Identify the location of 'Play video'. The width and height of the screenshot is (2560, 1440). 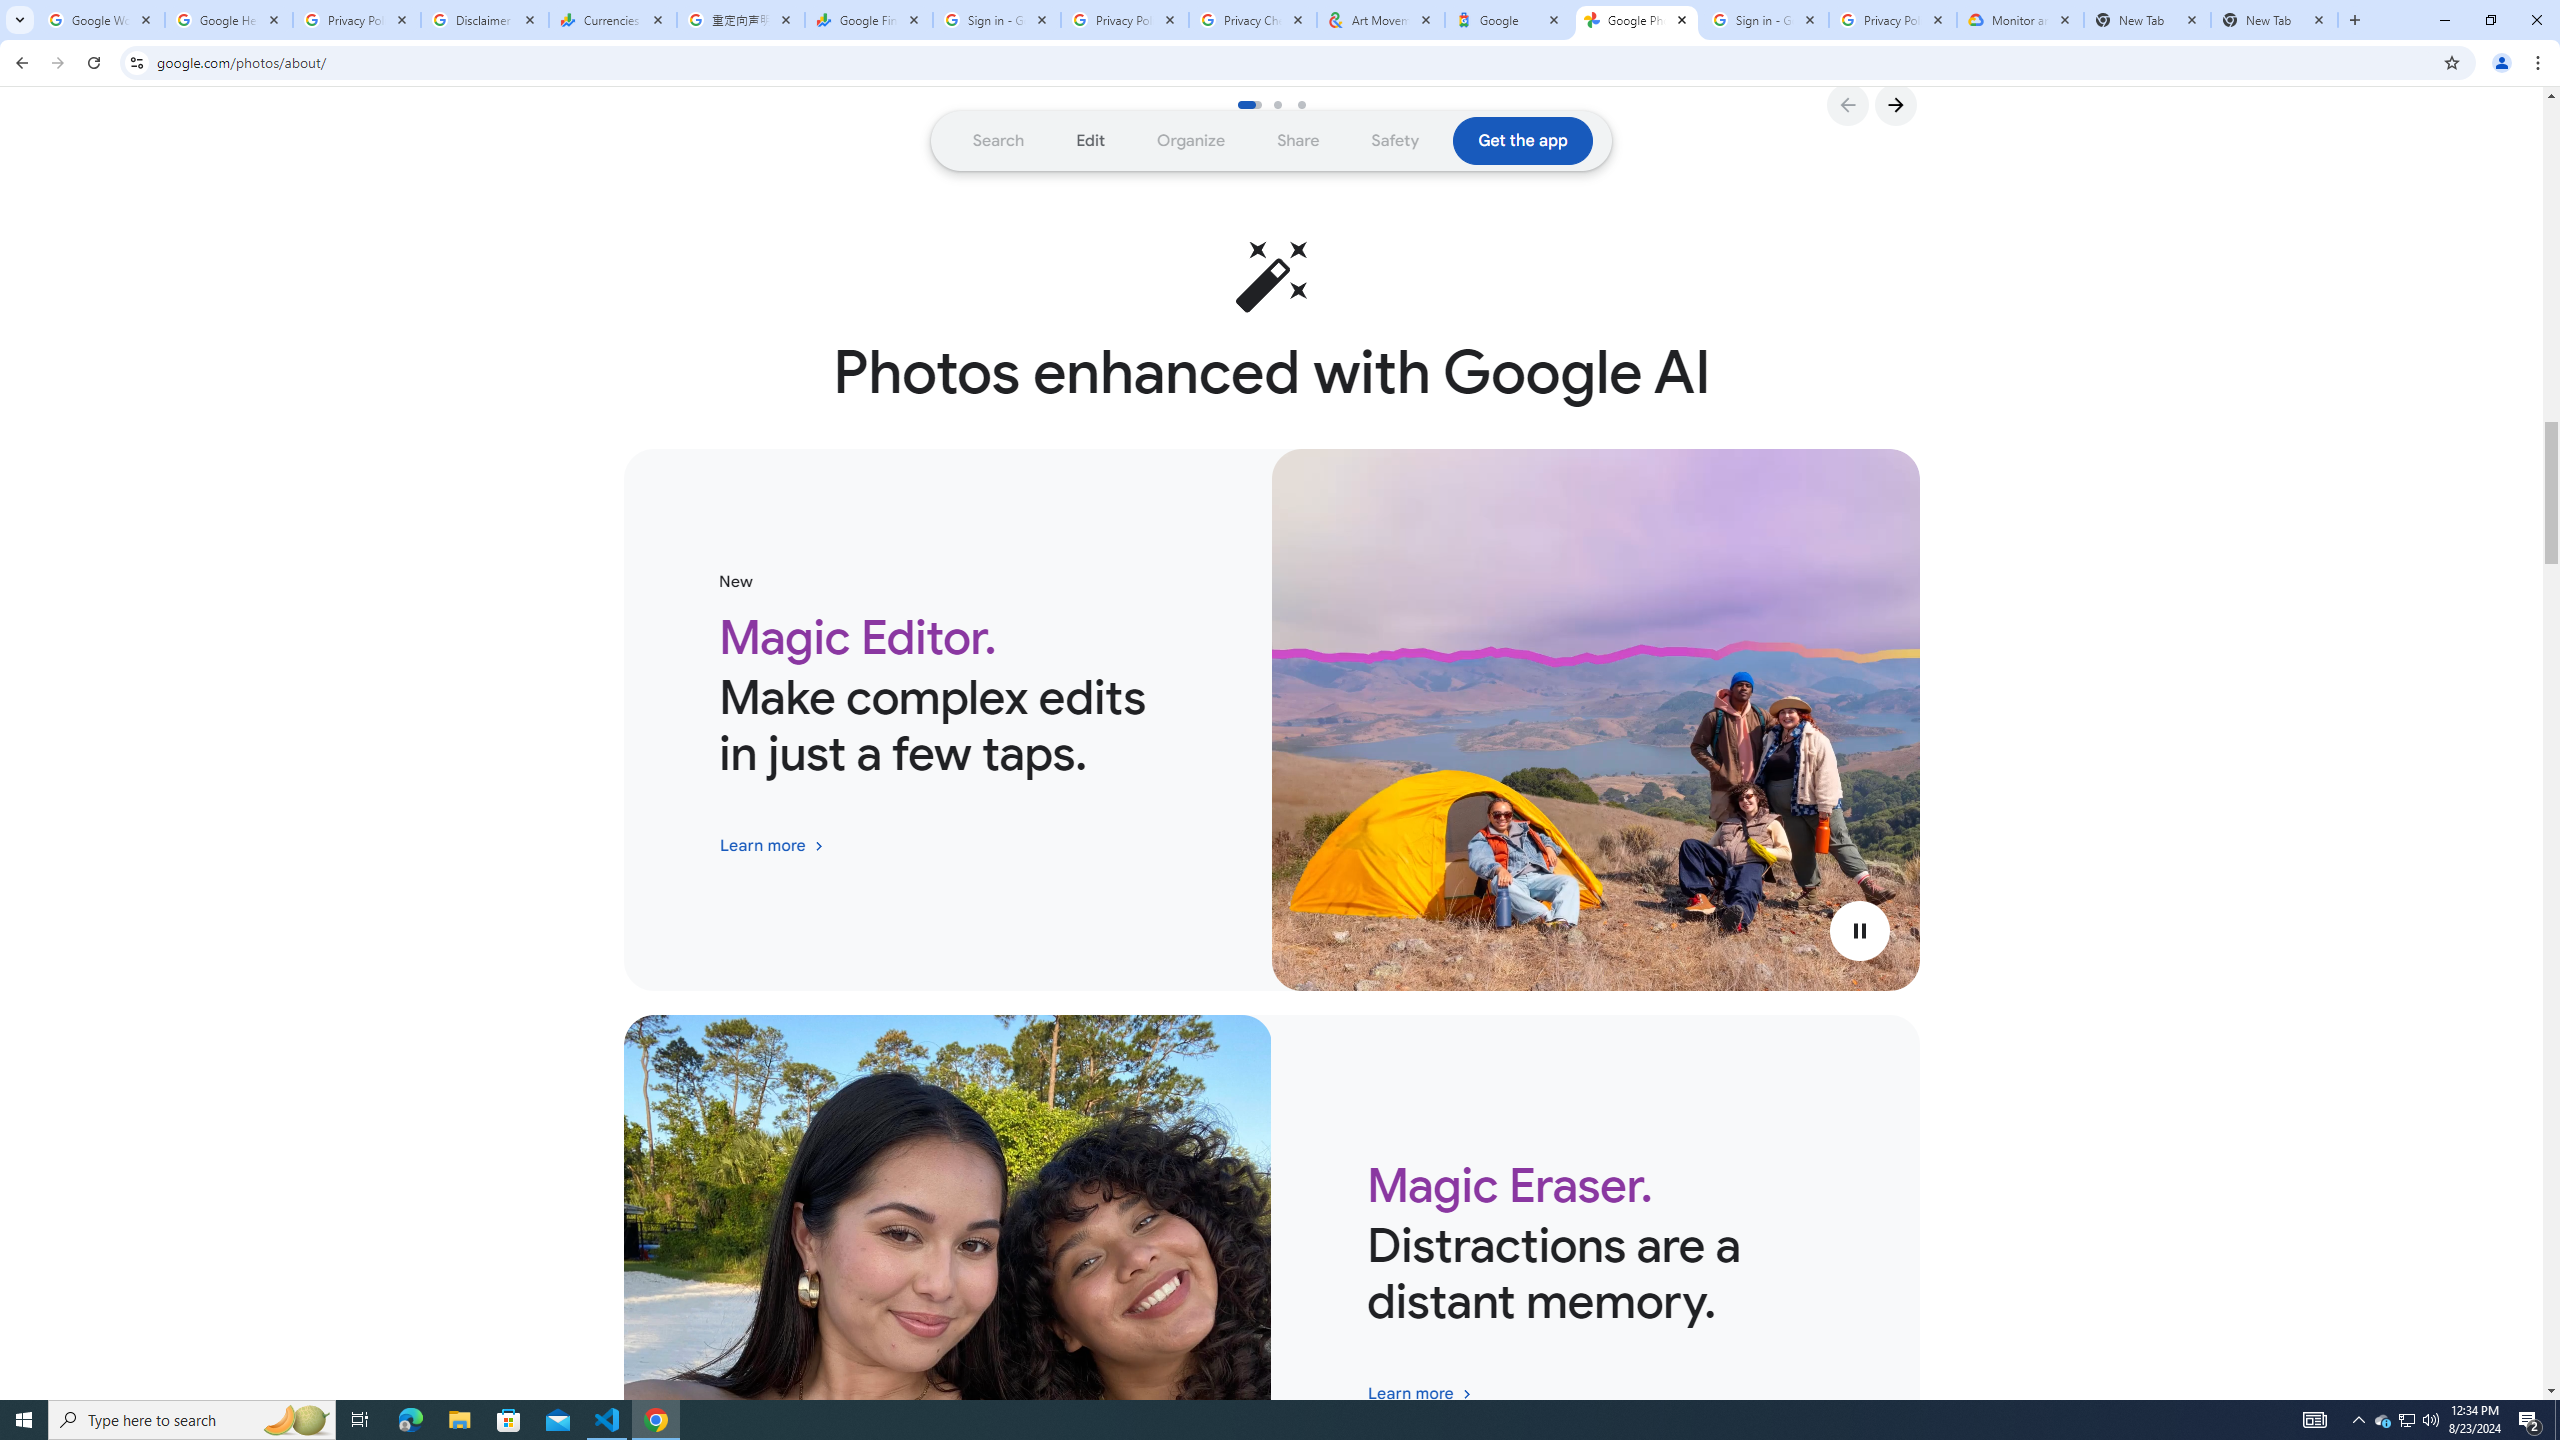
(1858, 930).